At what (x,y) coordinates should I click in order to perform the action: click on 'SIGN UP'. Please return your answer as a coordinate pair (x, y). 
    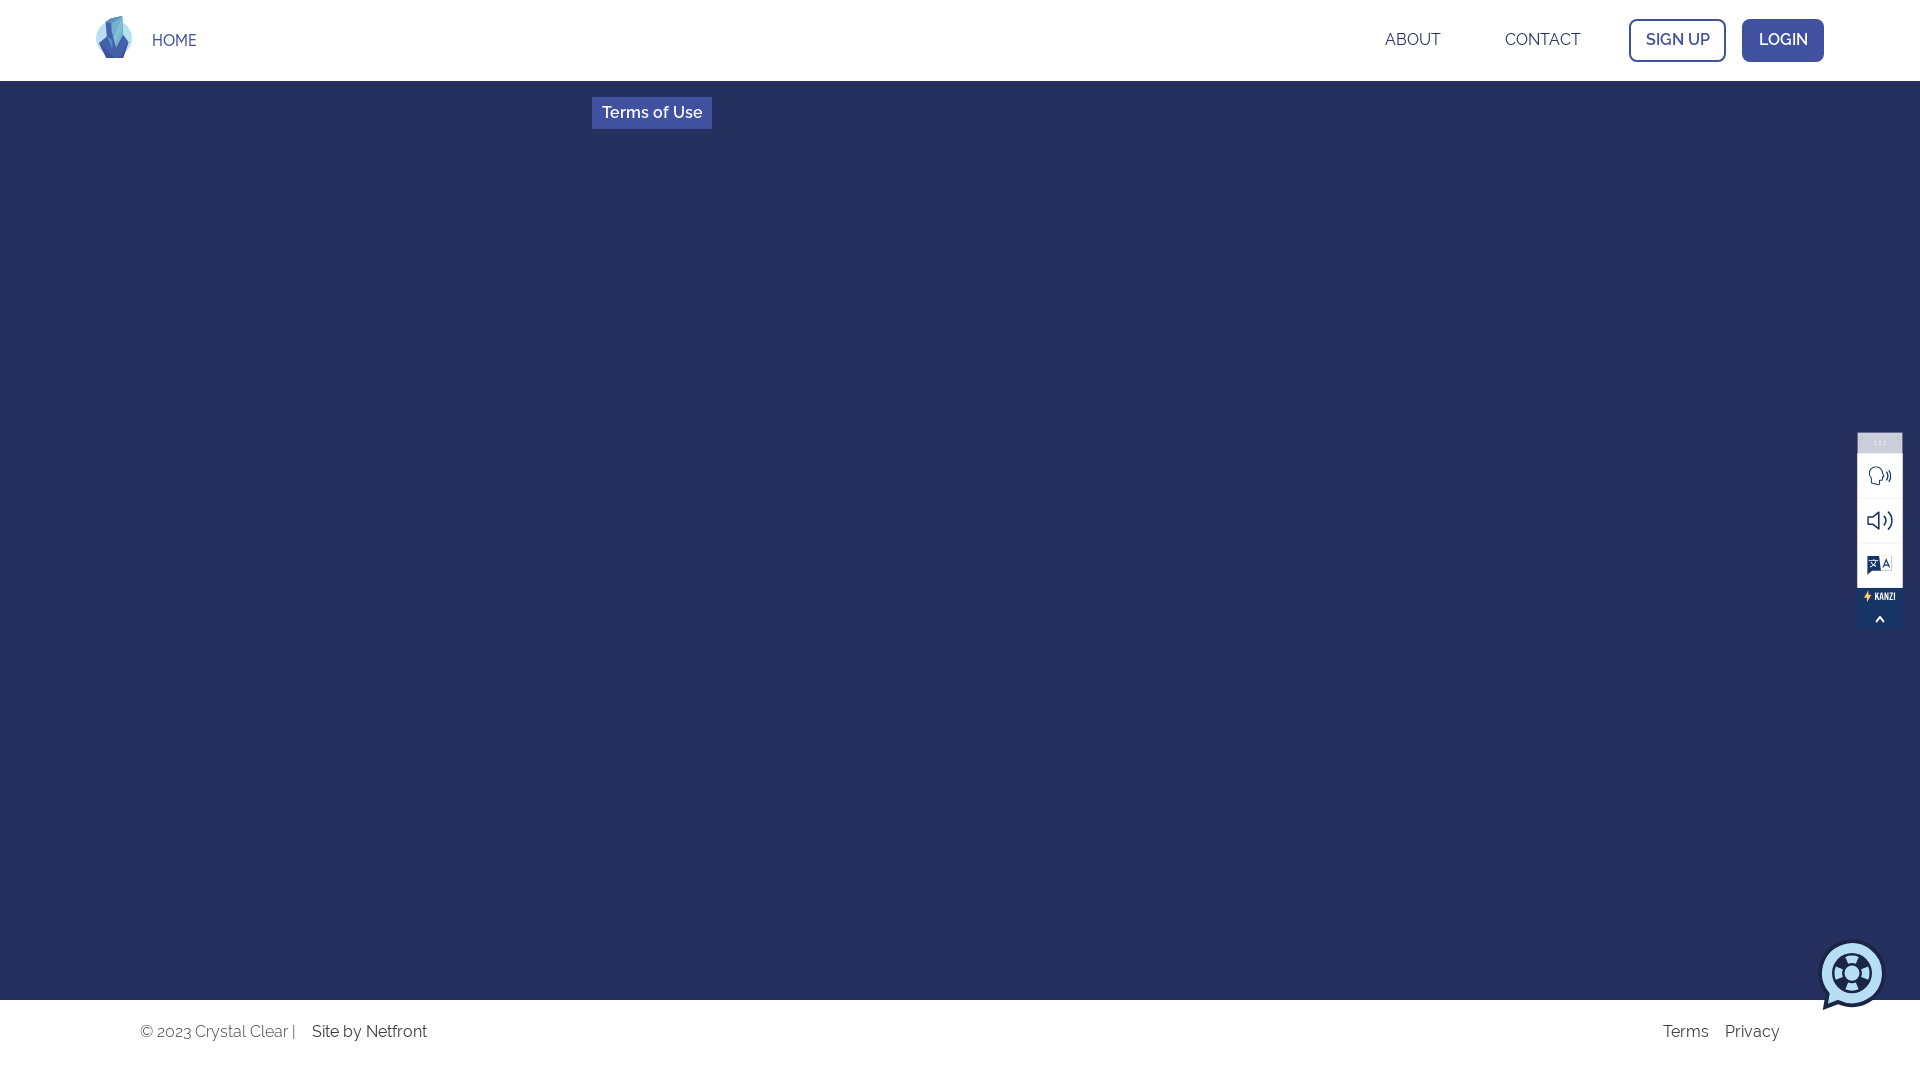
    Looking at the image, I should click on (1677, 39).